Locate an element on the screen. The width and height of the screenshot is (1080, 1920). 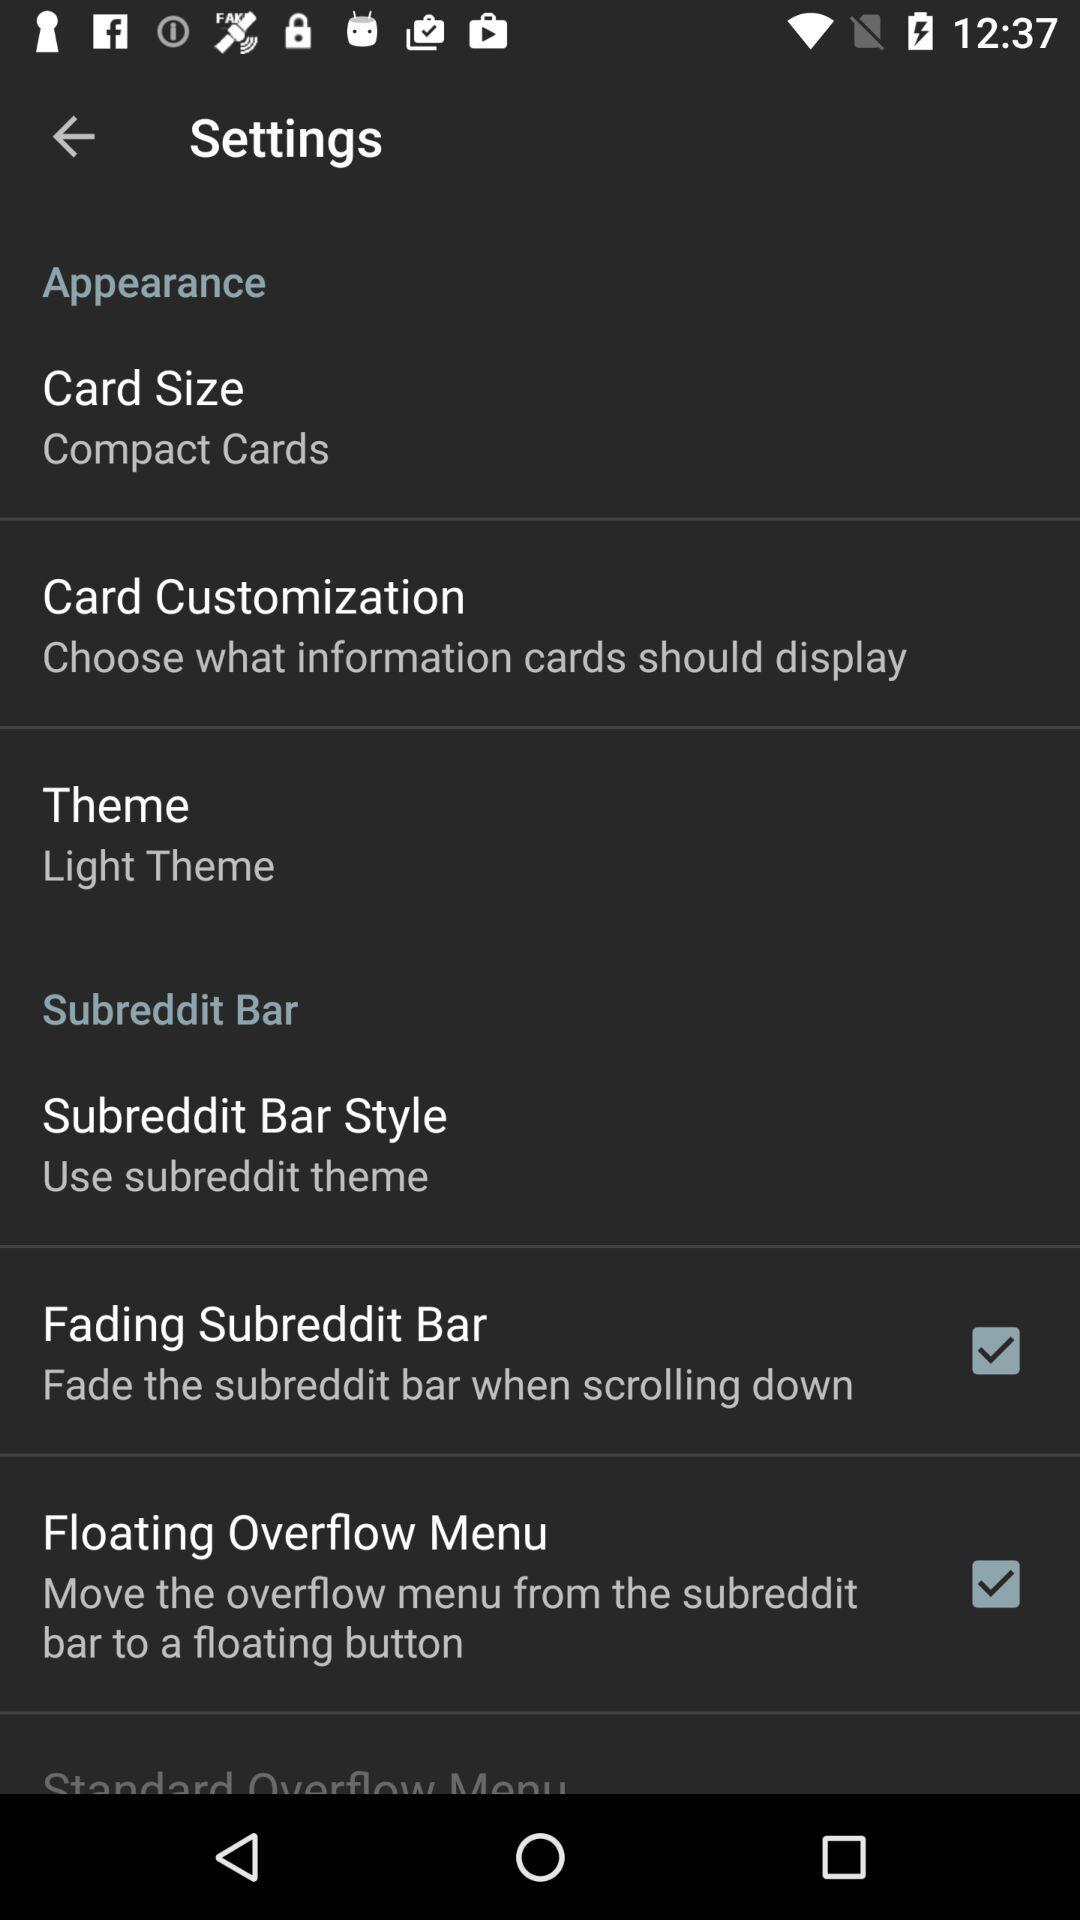
icon above the theme app is located at coordinates (474, 655).